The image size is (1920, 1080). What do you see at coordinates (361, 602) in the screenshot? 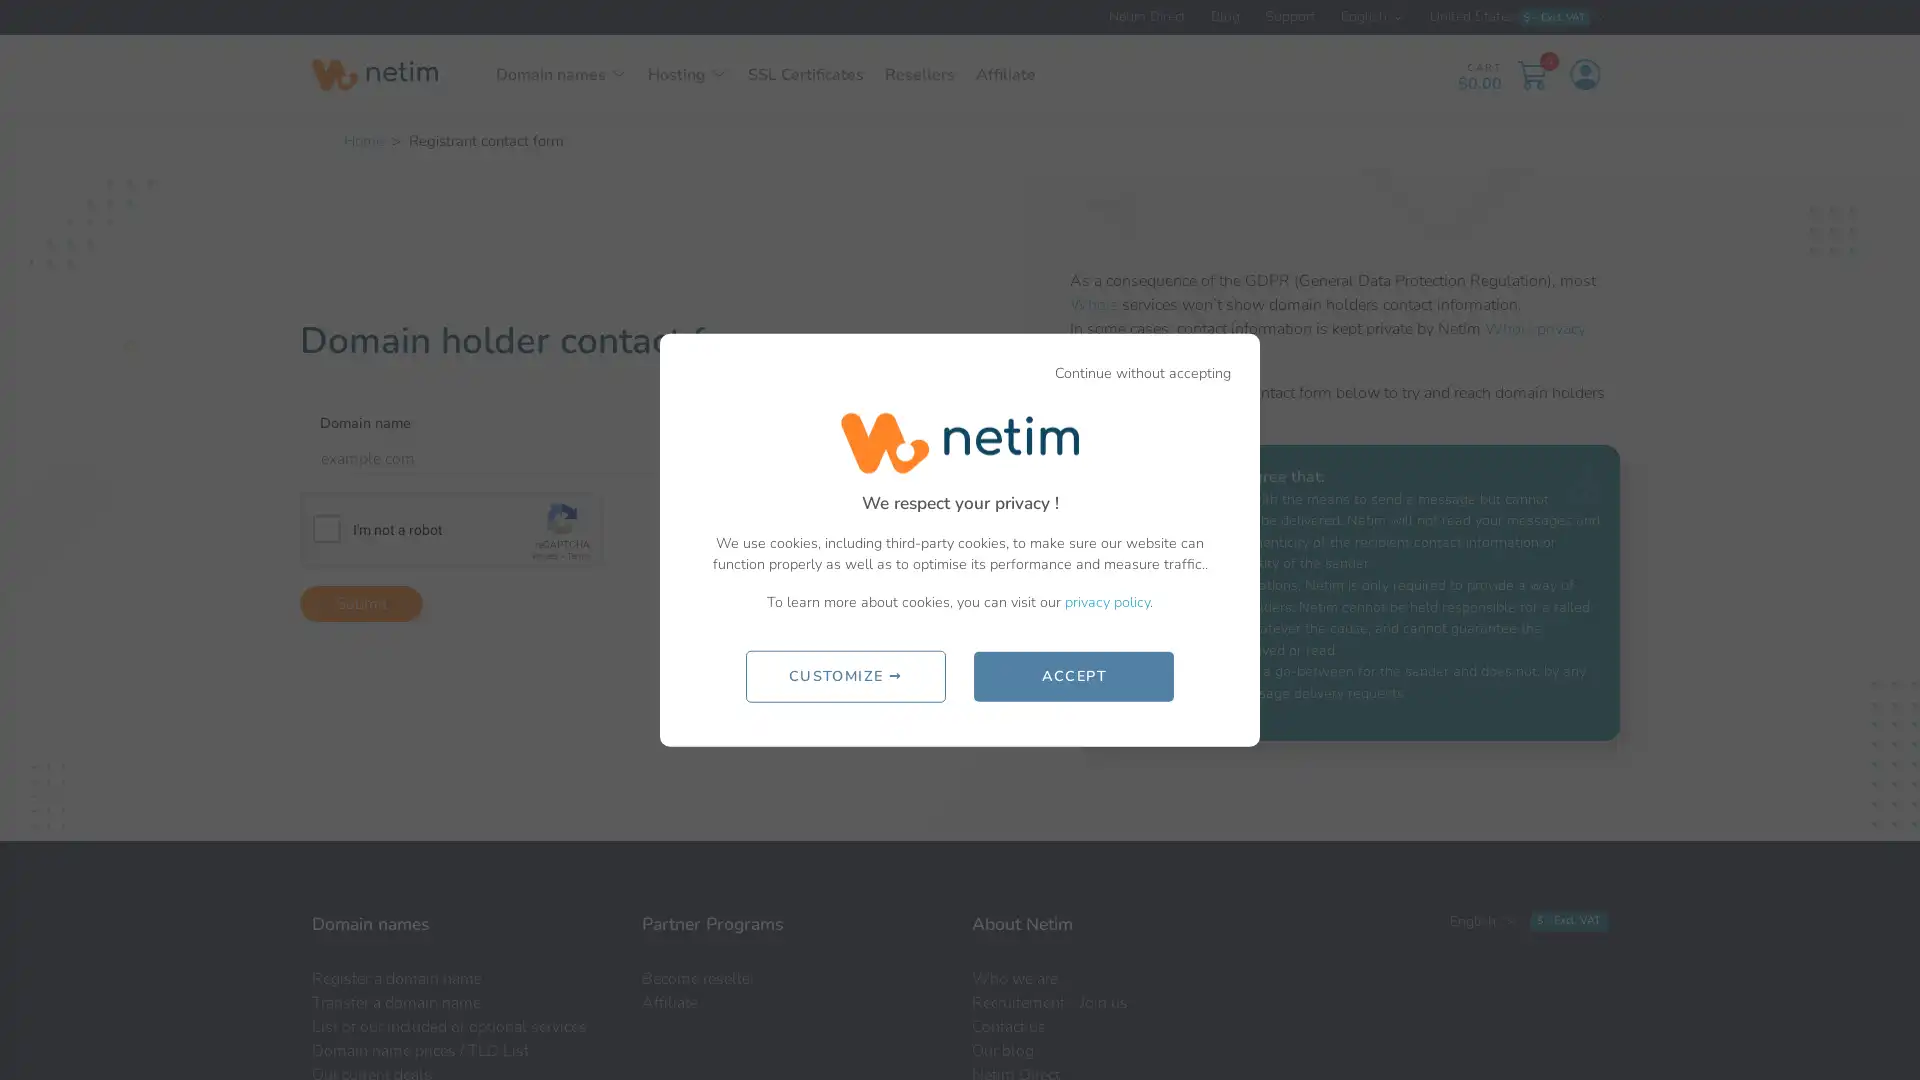
I see `Submit` at bounding box center [361, 602].